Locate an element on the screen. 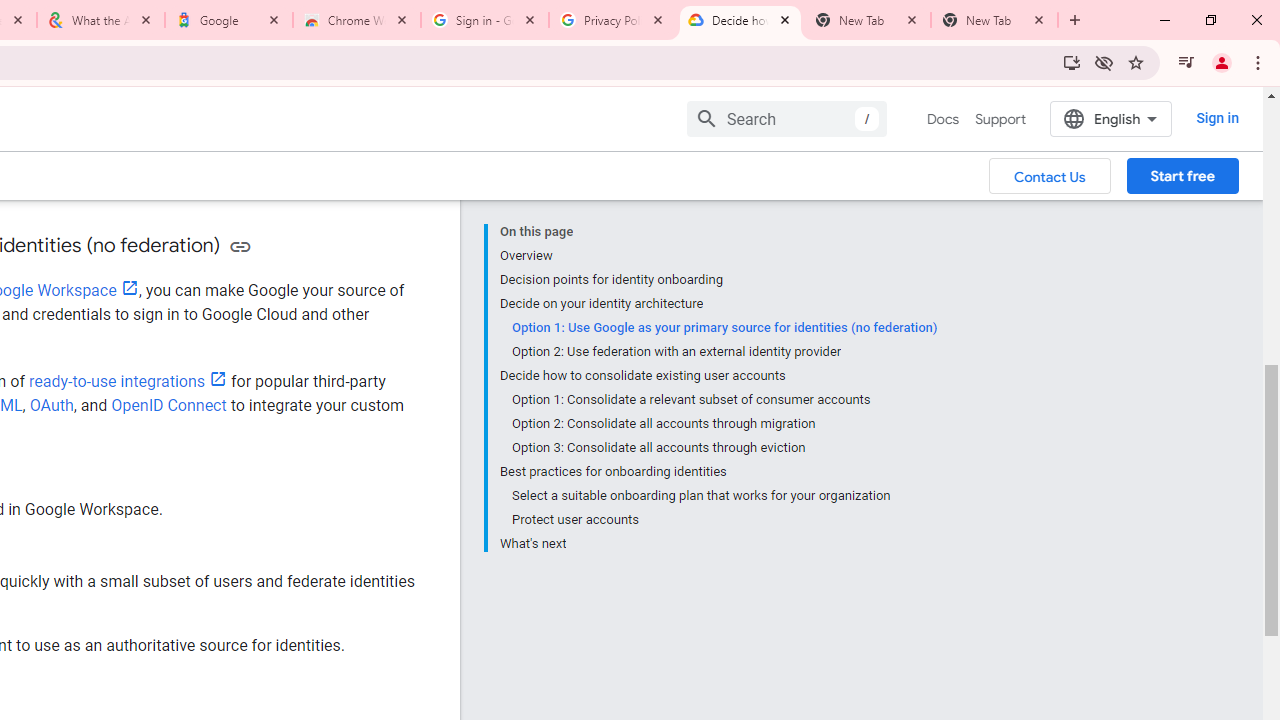 The image size is (1280, 720). 'Option 2: Use federation with an external identity provider' is located at coordinates (722, 351).